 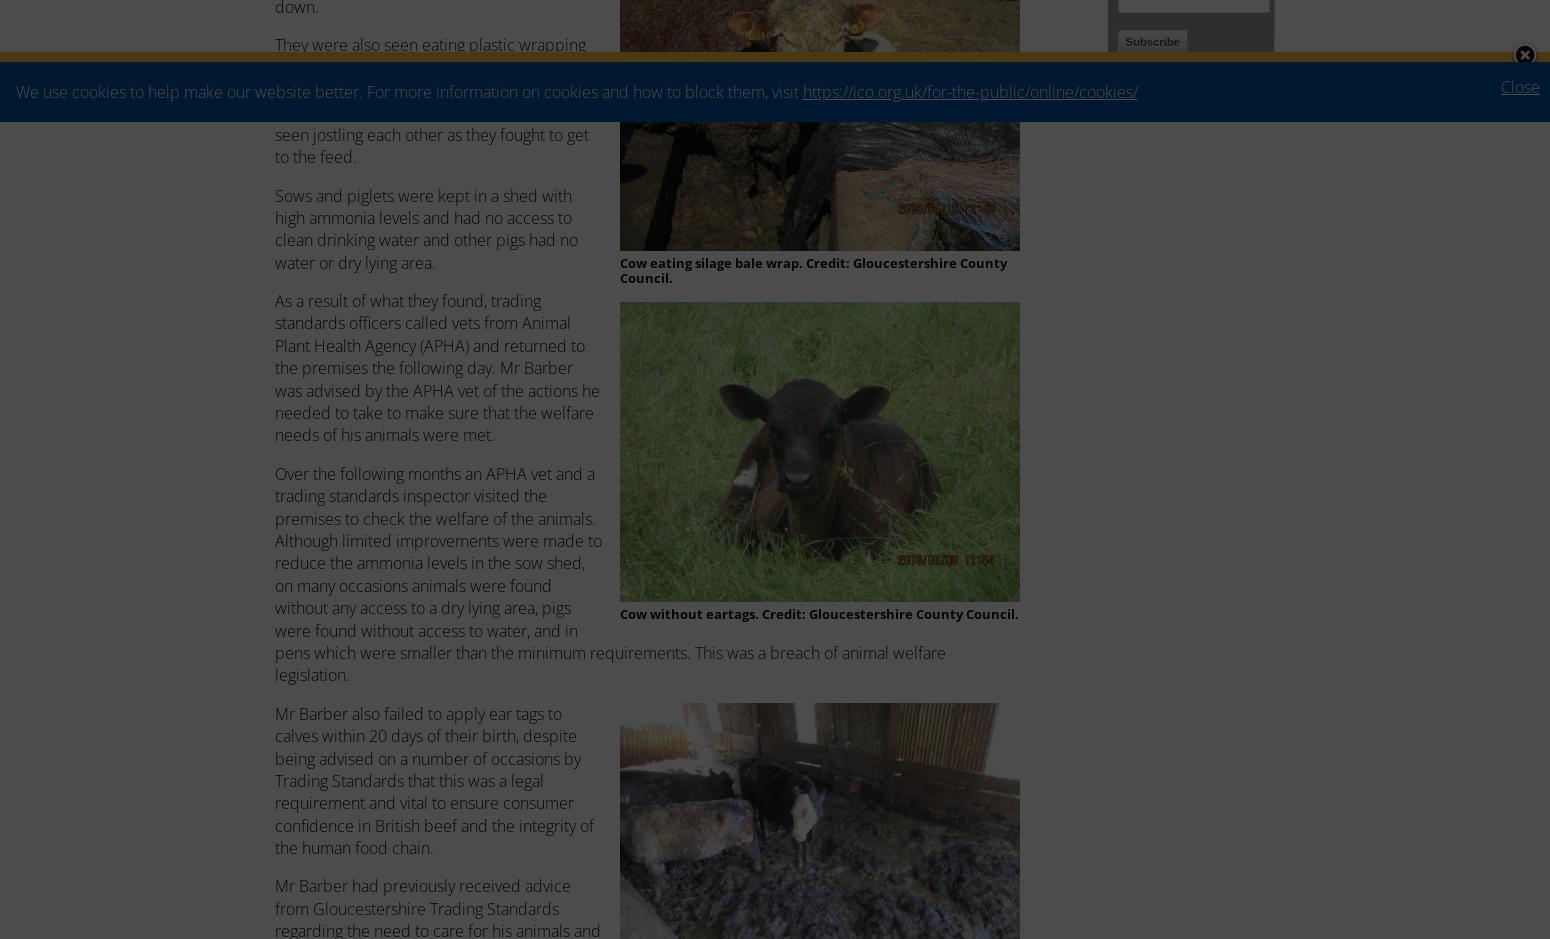 I want to click on 'Cow eating silage bale wrap. Credit: Gloucestershire County Council.', so click(x=811, y=269).